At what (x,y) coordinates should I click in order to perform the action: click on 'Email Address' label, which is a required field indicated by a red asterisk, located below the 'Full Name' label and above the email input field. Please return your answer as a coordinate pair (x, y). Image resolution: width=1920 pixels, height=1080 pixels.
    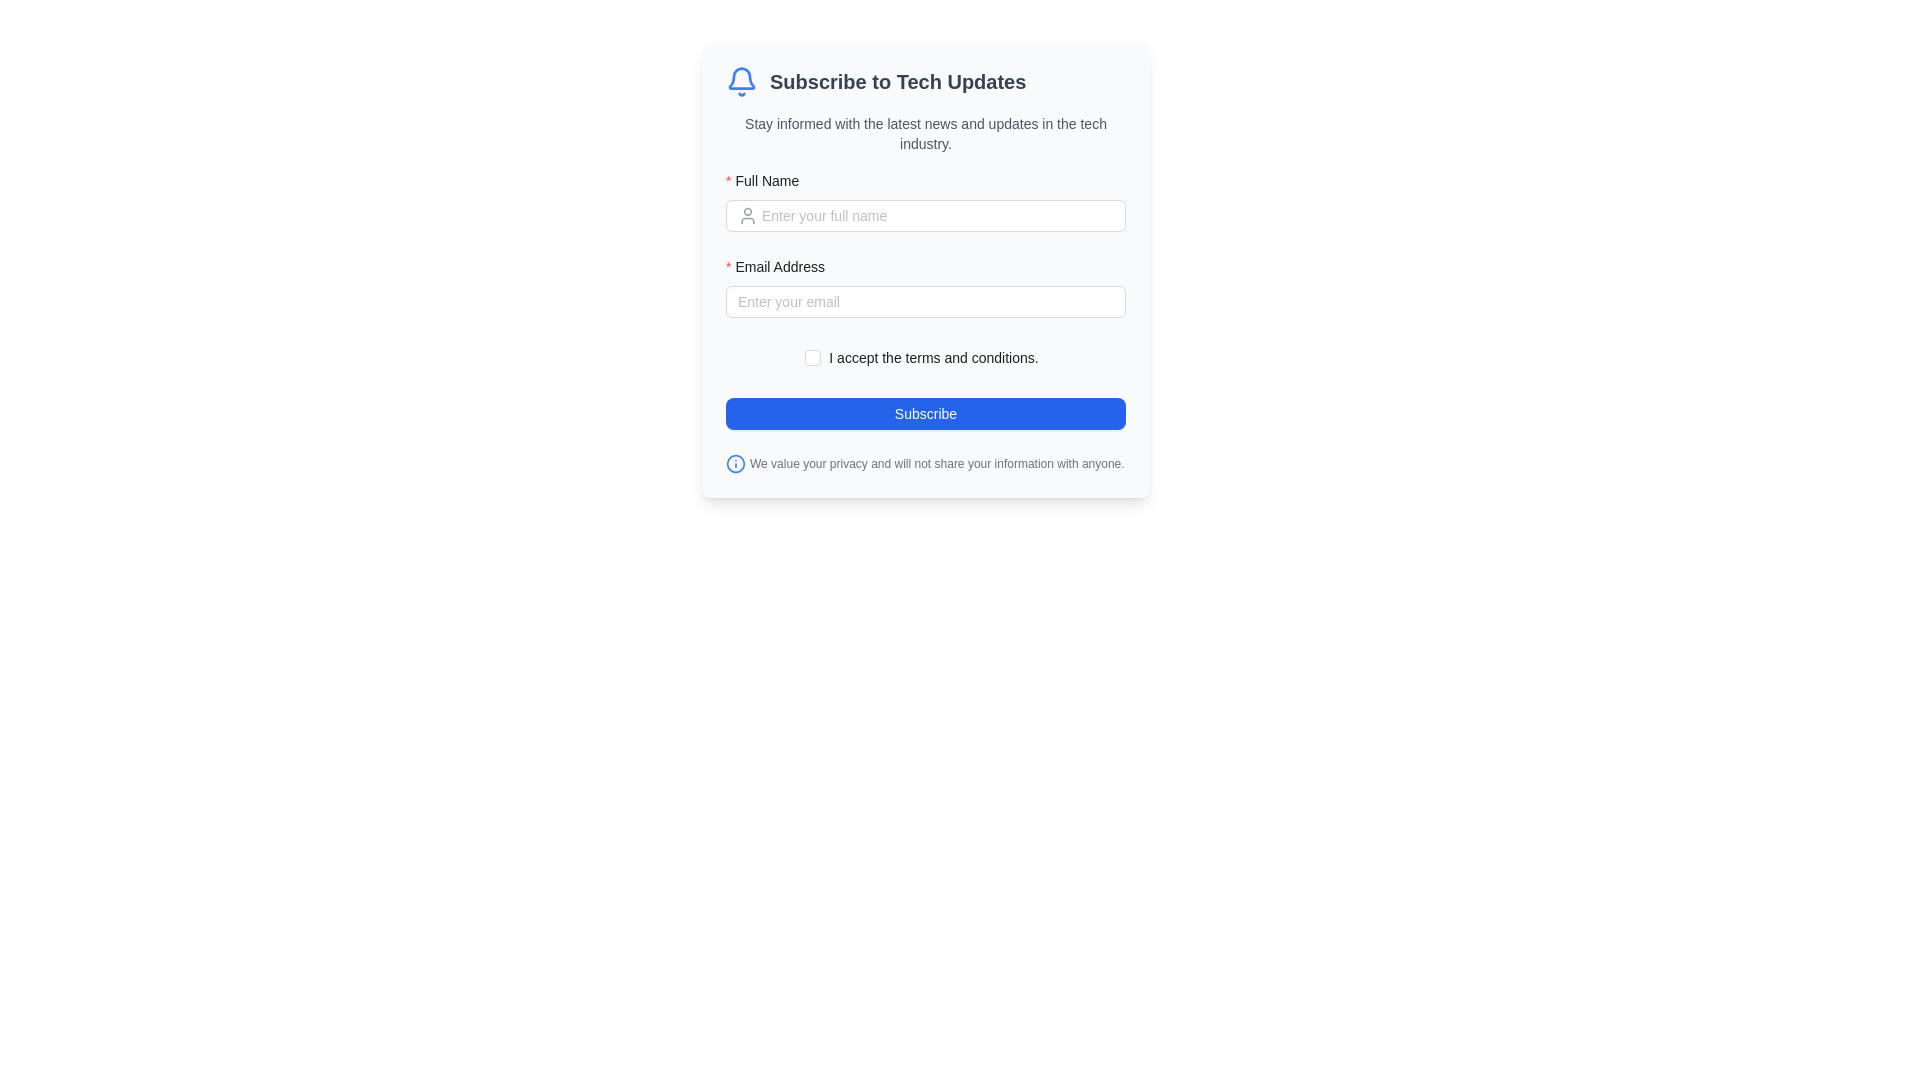
    Looking at the image, I should click on (781, 265).